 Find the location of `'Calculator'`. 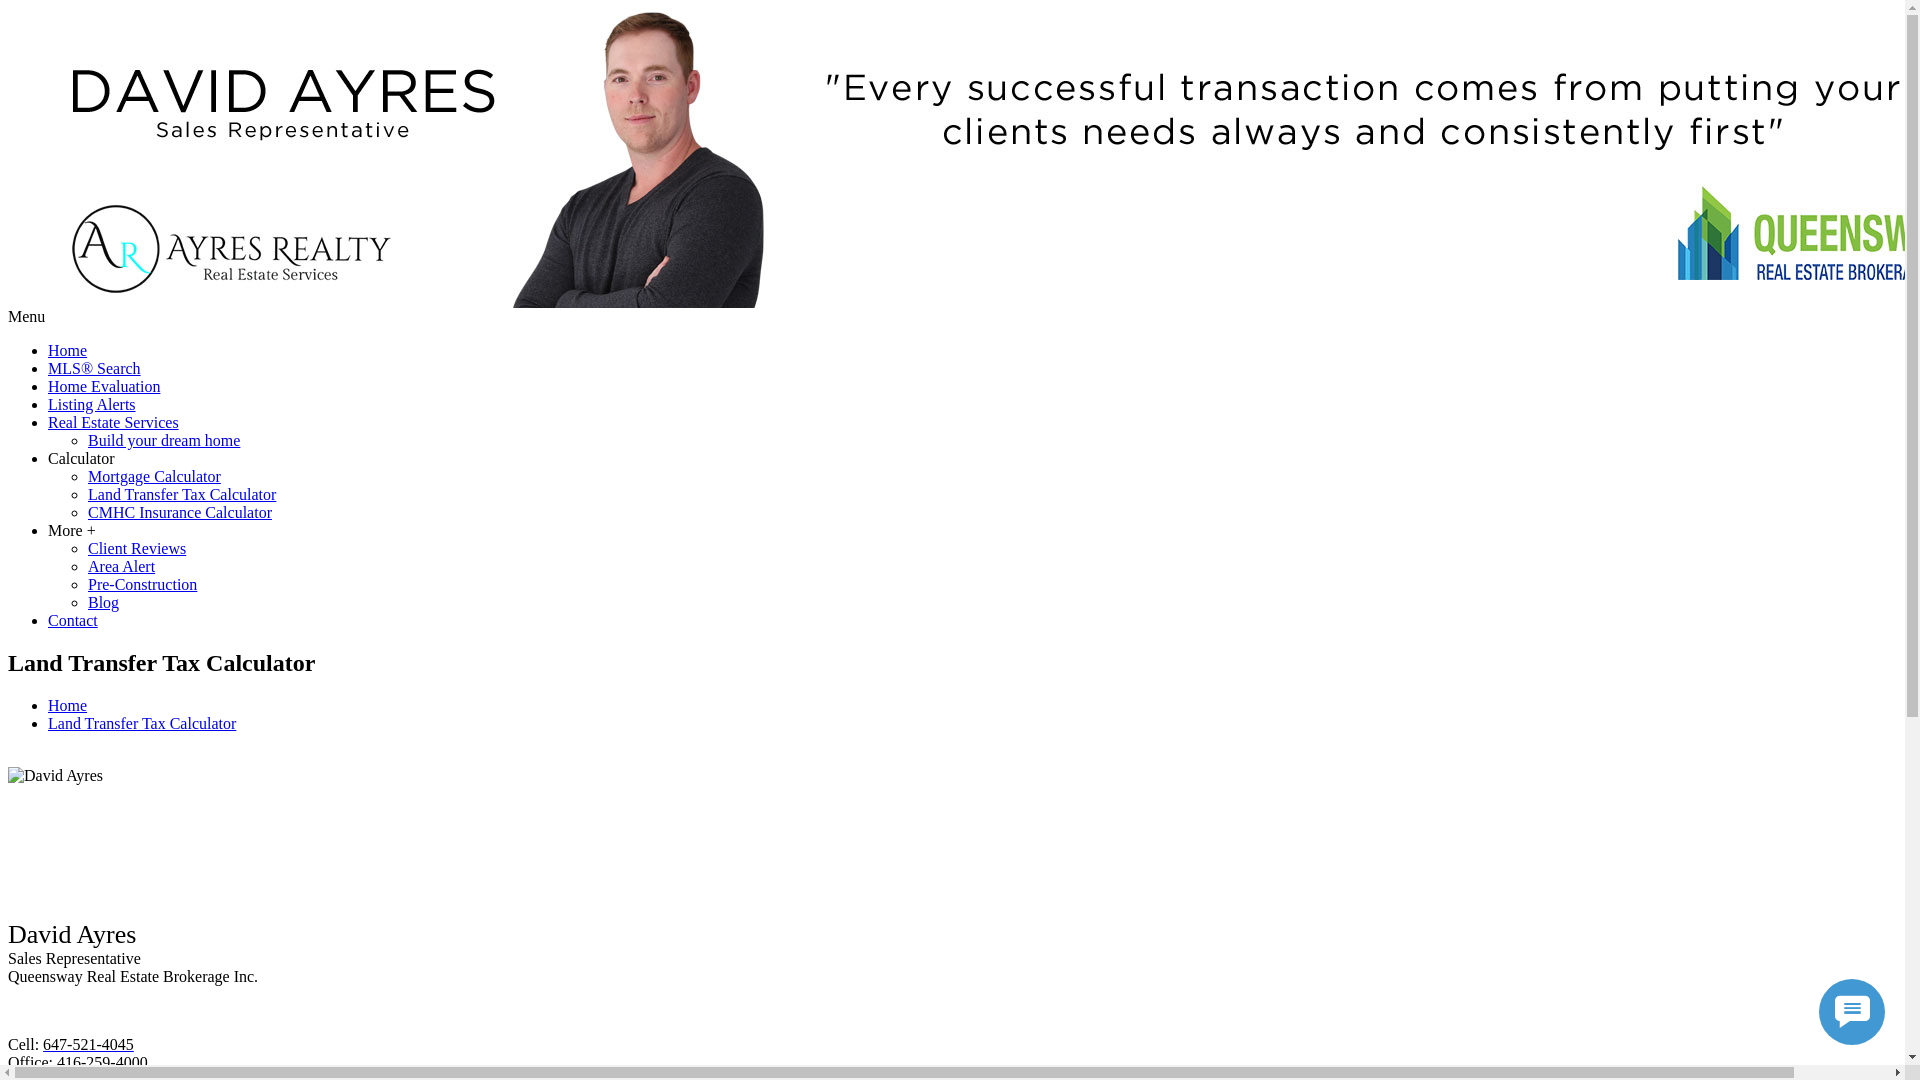

'Calculator' is located at coordinates (80, 458).